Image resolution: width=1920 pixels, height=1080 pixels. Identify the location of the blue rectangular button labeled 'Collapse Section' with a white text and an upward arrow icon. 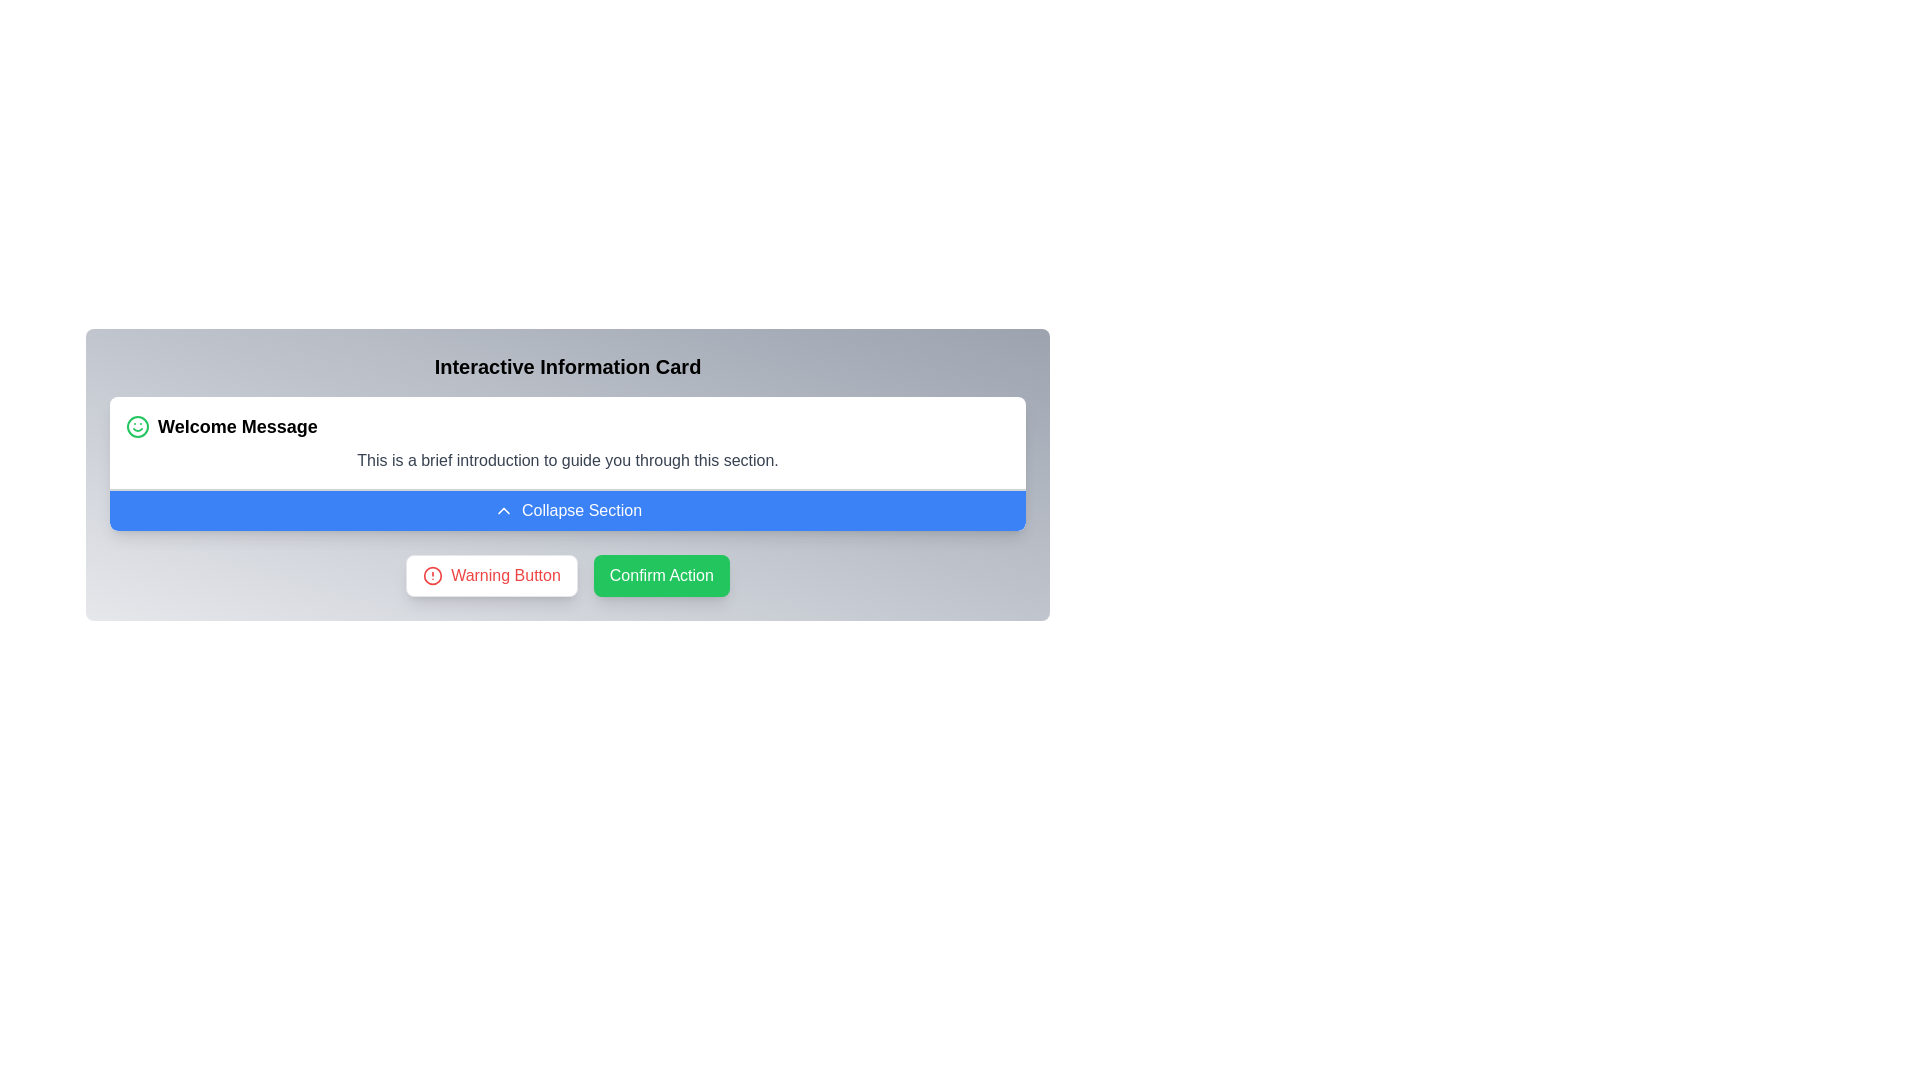
(566, 509).